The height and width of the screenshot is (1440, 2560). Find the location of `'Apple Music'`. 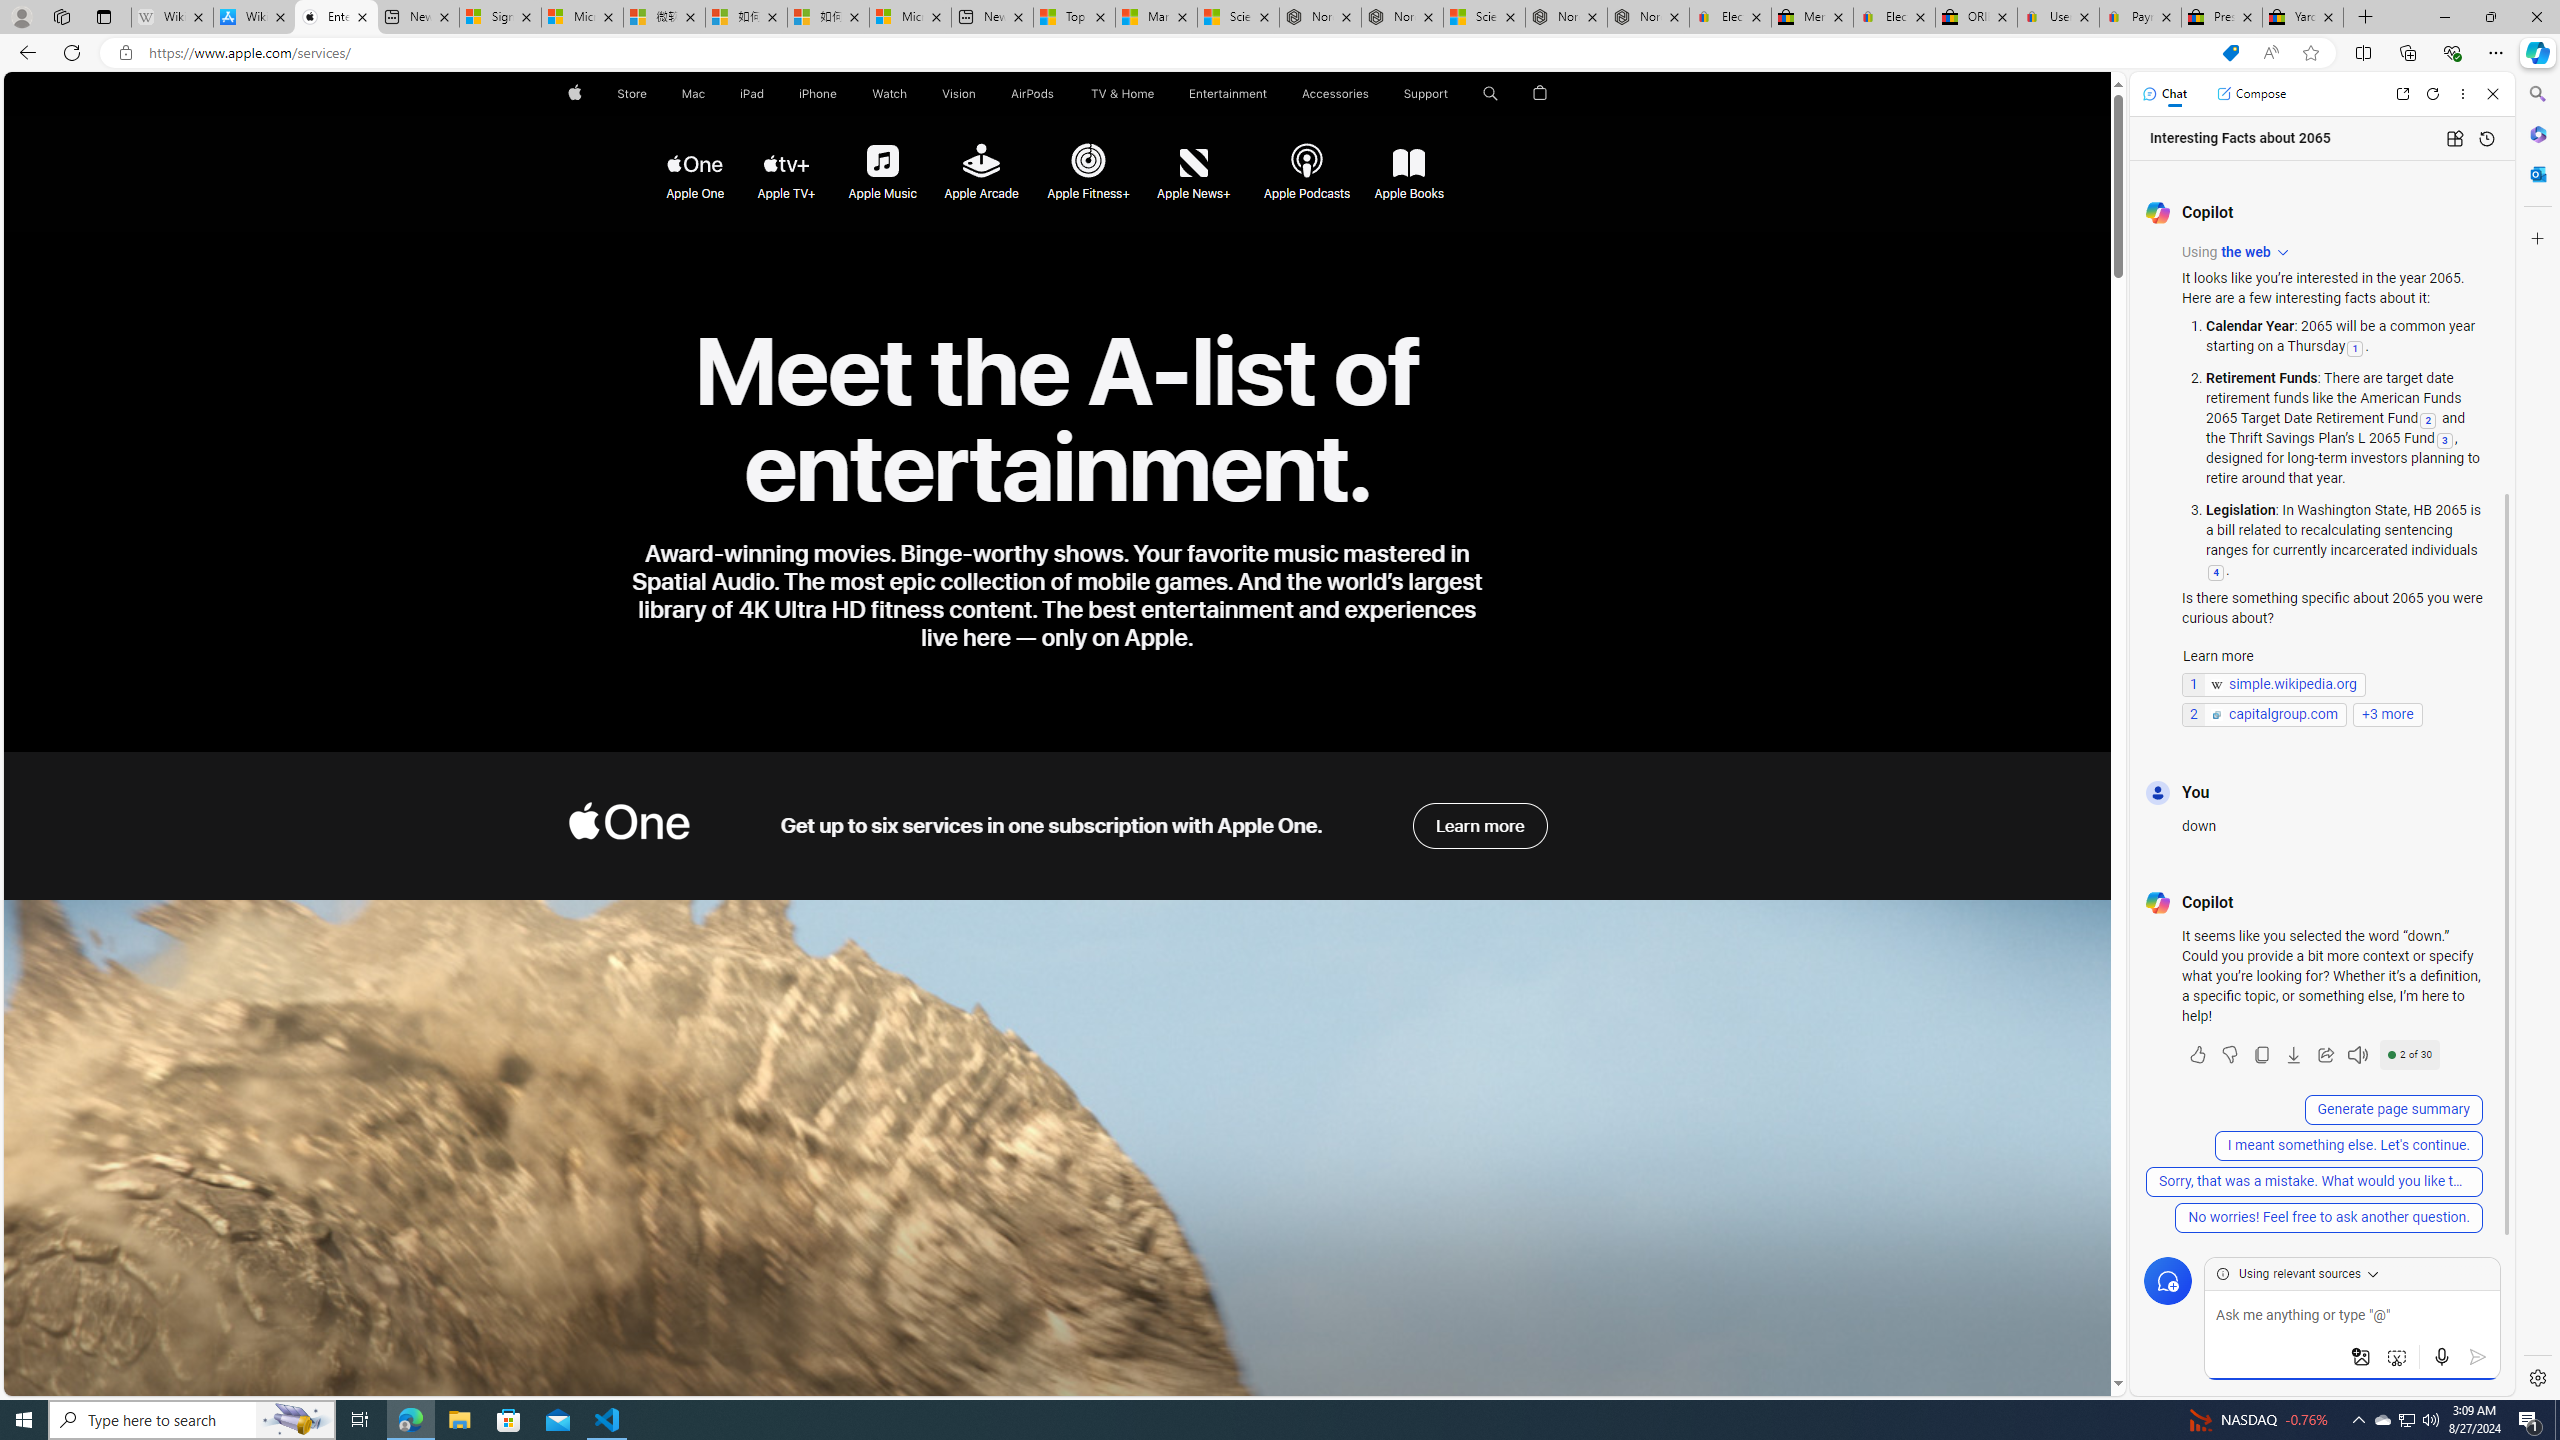

'Apple Music' is located at coordinates (880, 161).